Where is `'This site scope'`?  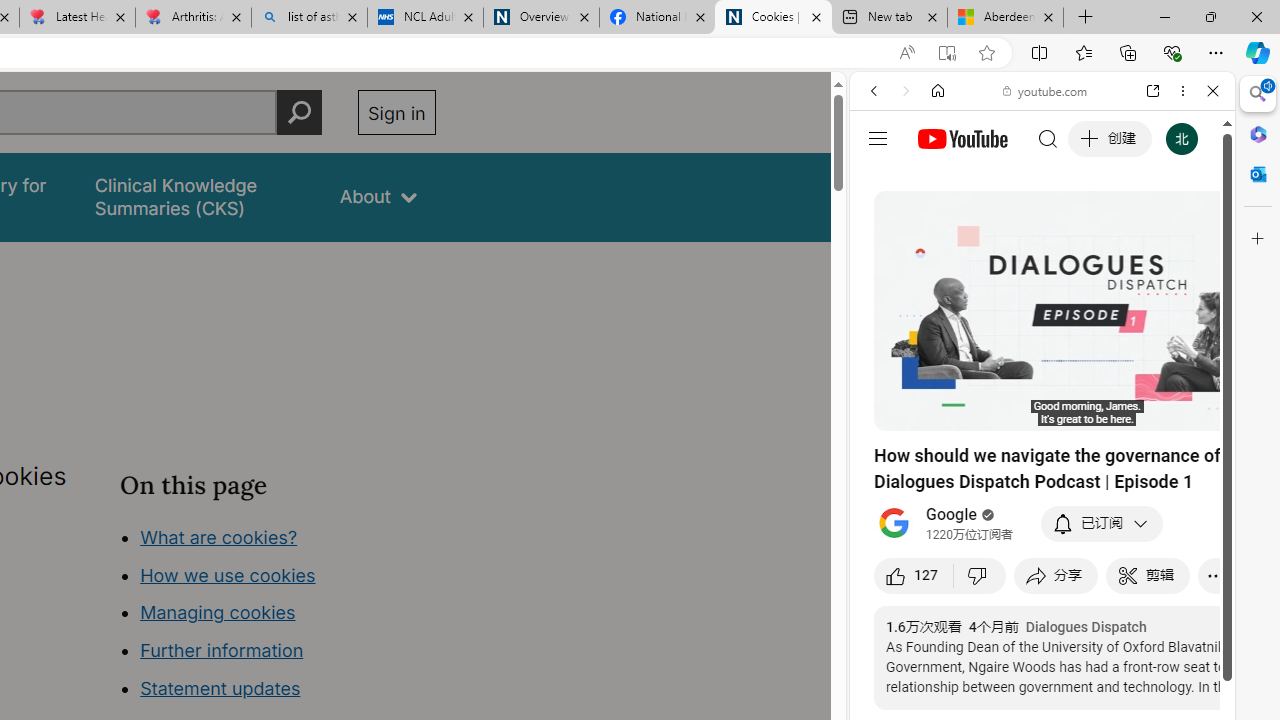
'This site scope' is located at coordinates (935, 180).